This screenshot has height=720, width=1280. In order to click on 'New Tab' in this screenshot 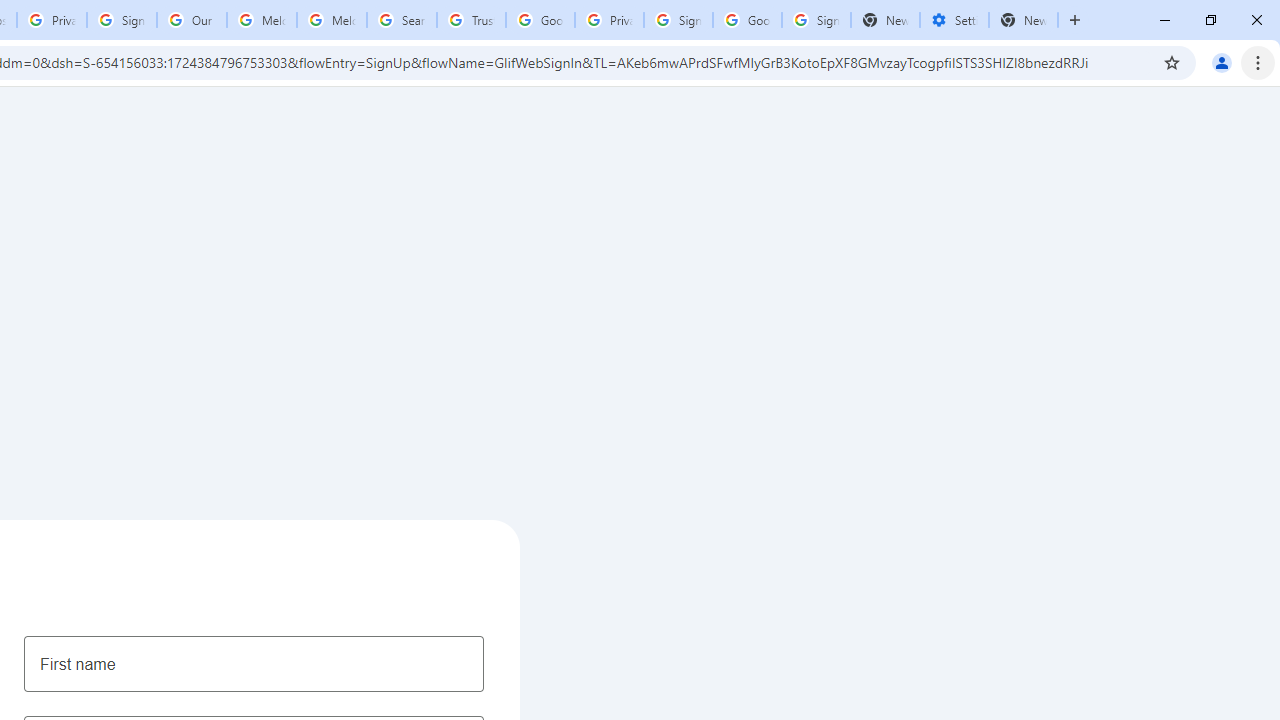, I will do `click(1024, 20)`.